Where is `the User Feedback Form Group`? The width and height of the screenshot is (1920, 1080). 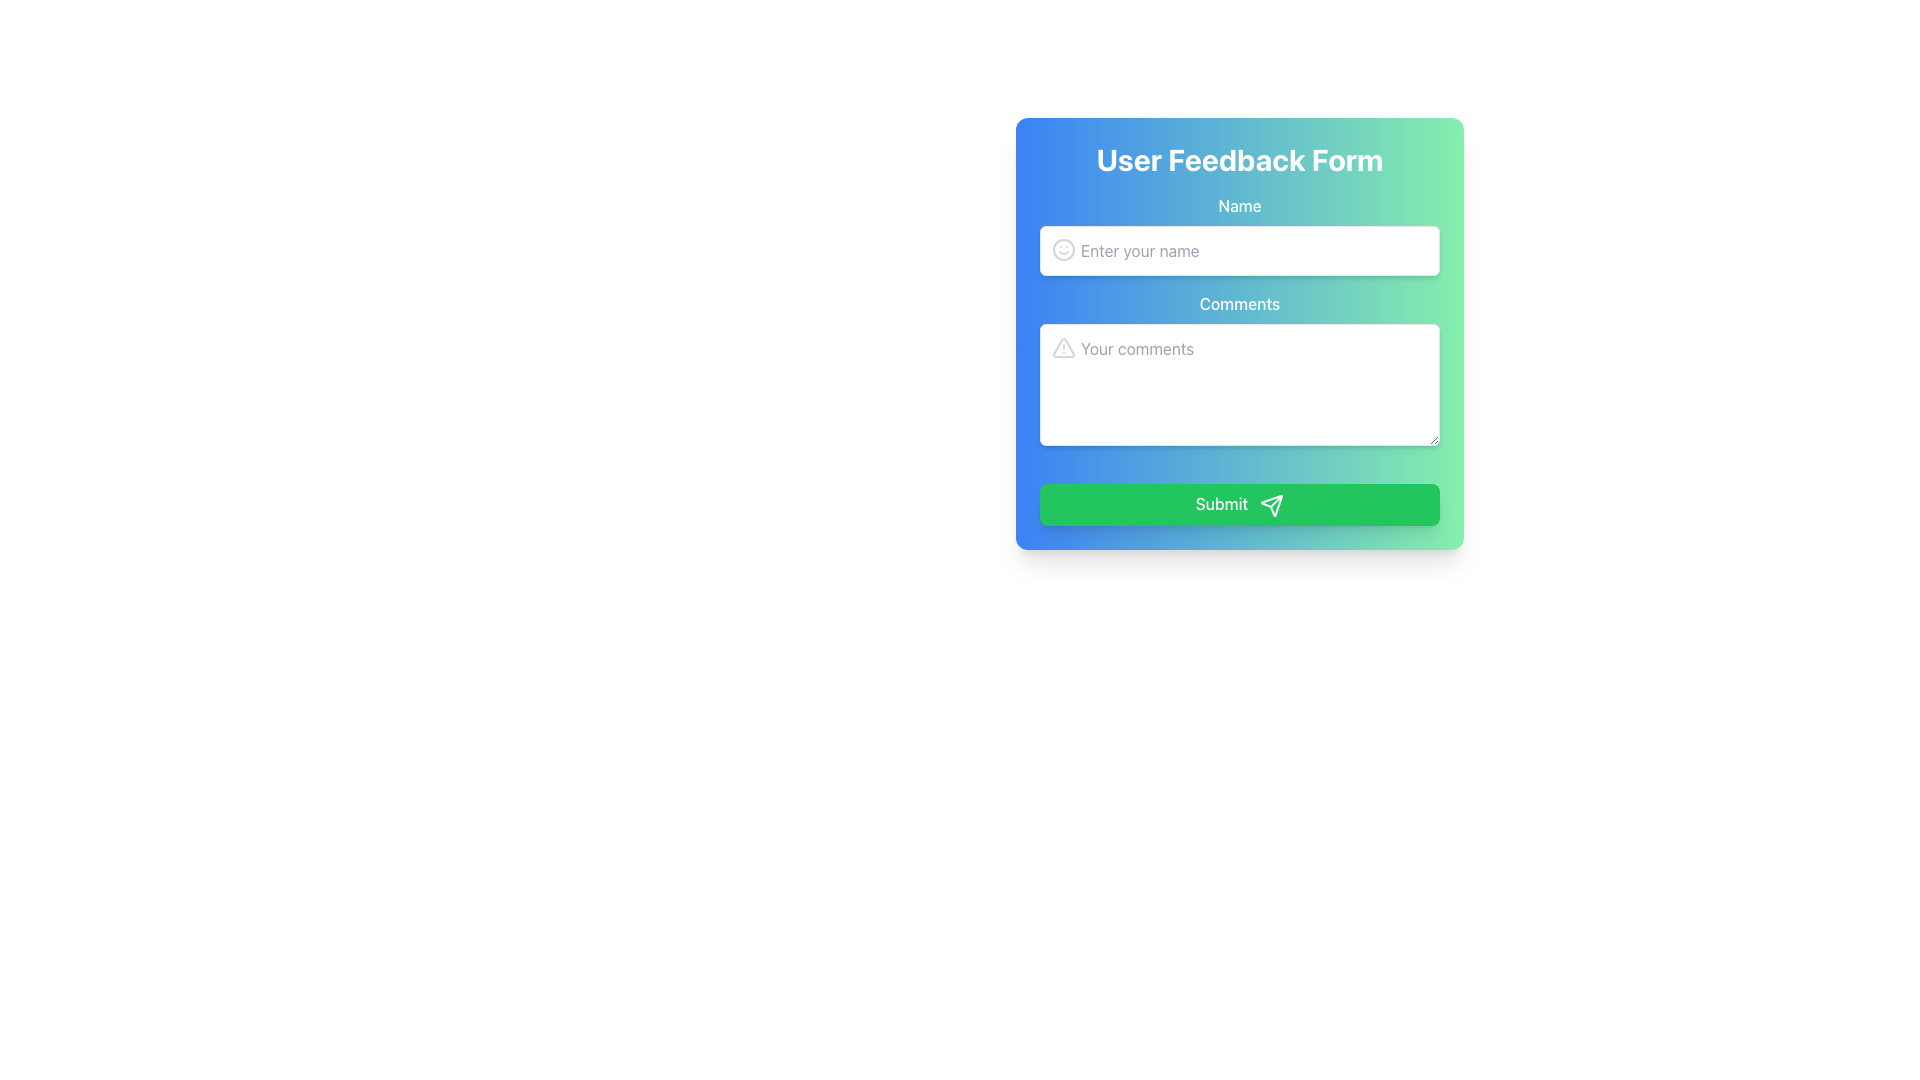
the User Feedback Form Group is located at coordinates (1238, 357).